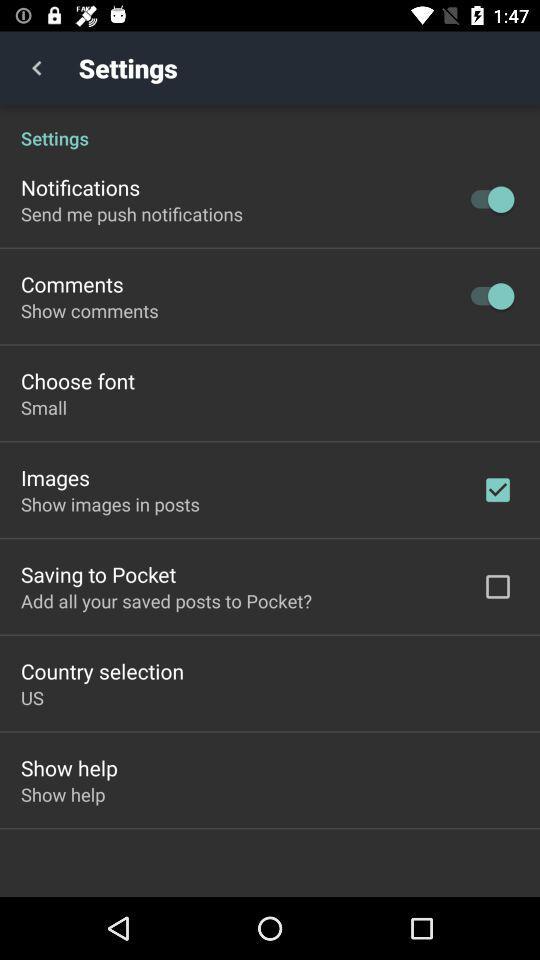 The width and height of the screenshot is (540, 960). What do you see at coordinates (44, 406) in the screenshot?
I see `small` at bounding box center [44, 406].